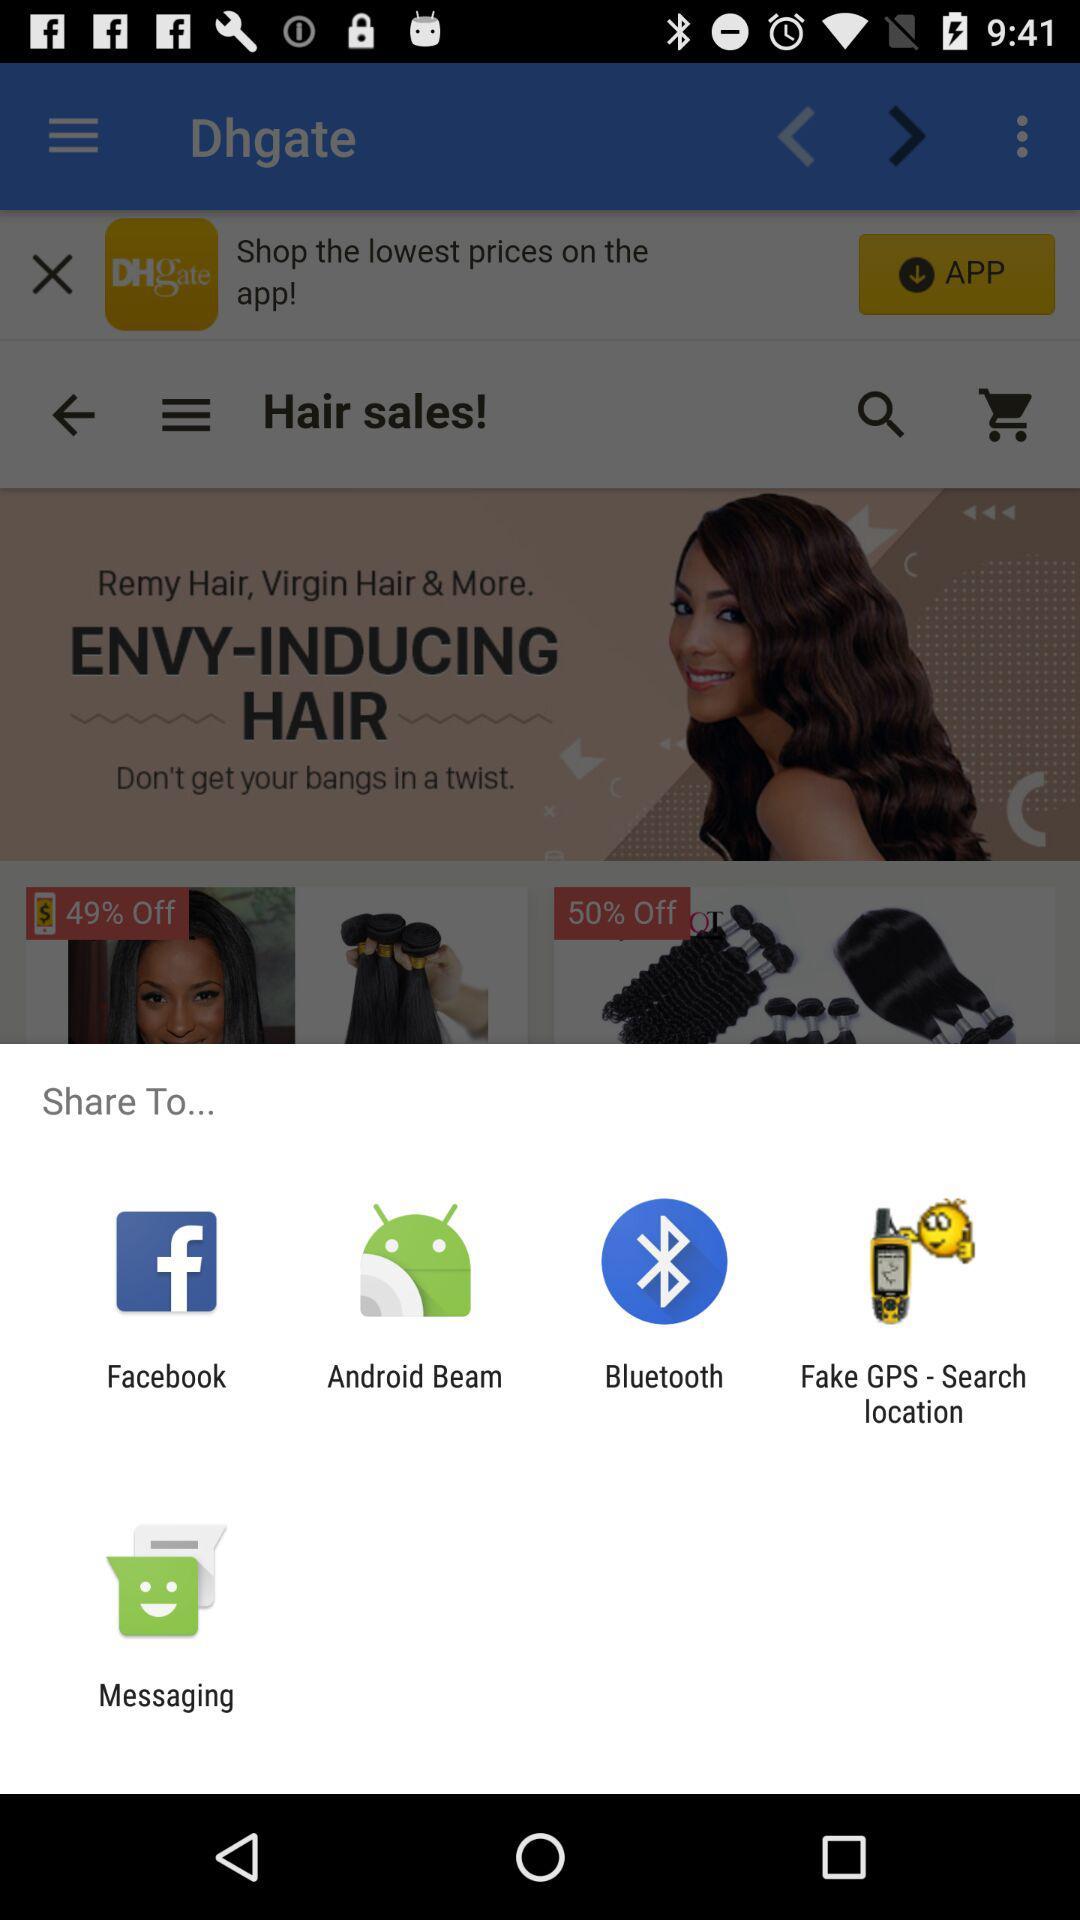  Describe the element at coordinates (664, 1392) in the screenshot. I see `app next to fake gps search` at that location.